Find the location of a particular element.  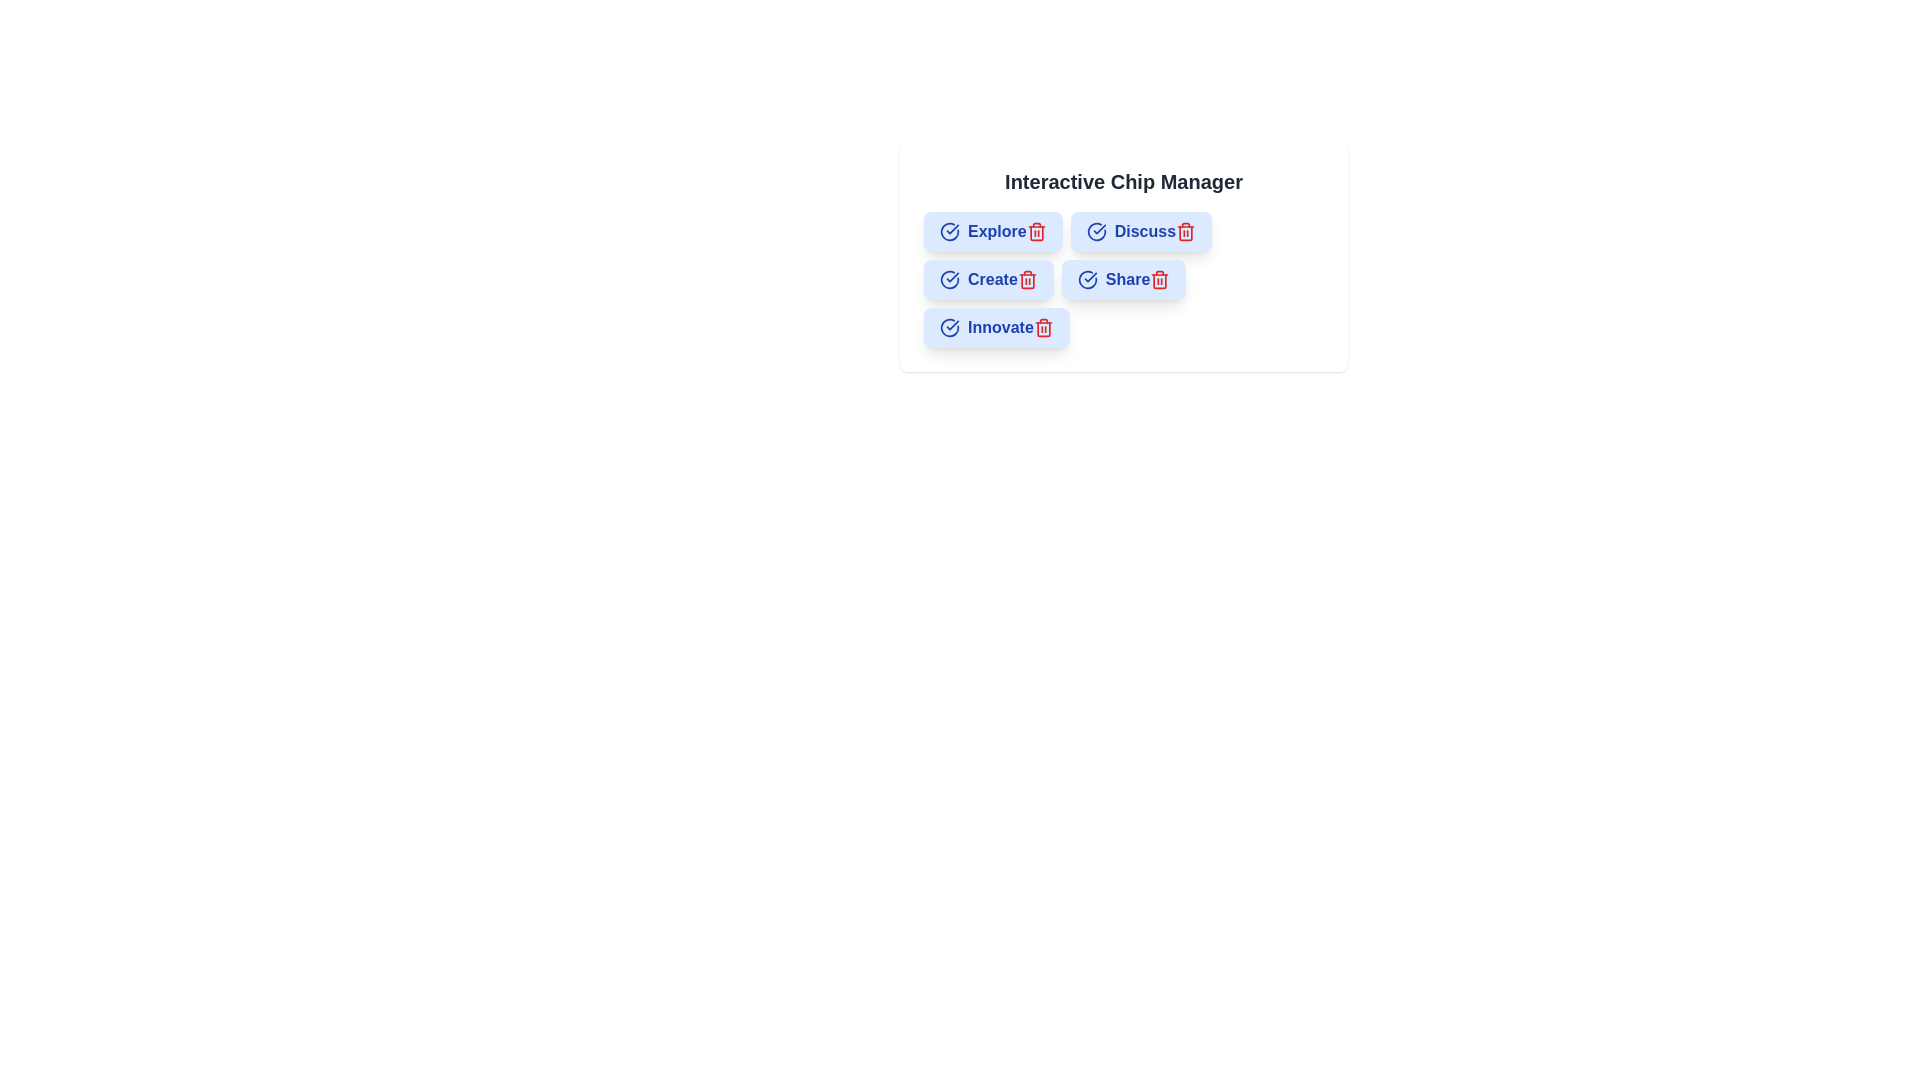

the trash icon of the chip labeled Share to remove it is located at coordinates (1160, 280).